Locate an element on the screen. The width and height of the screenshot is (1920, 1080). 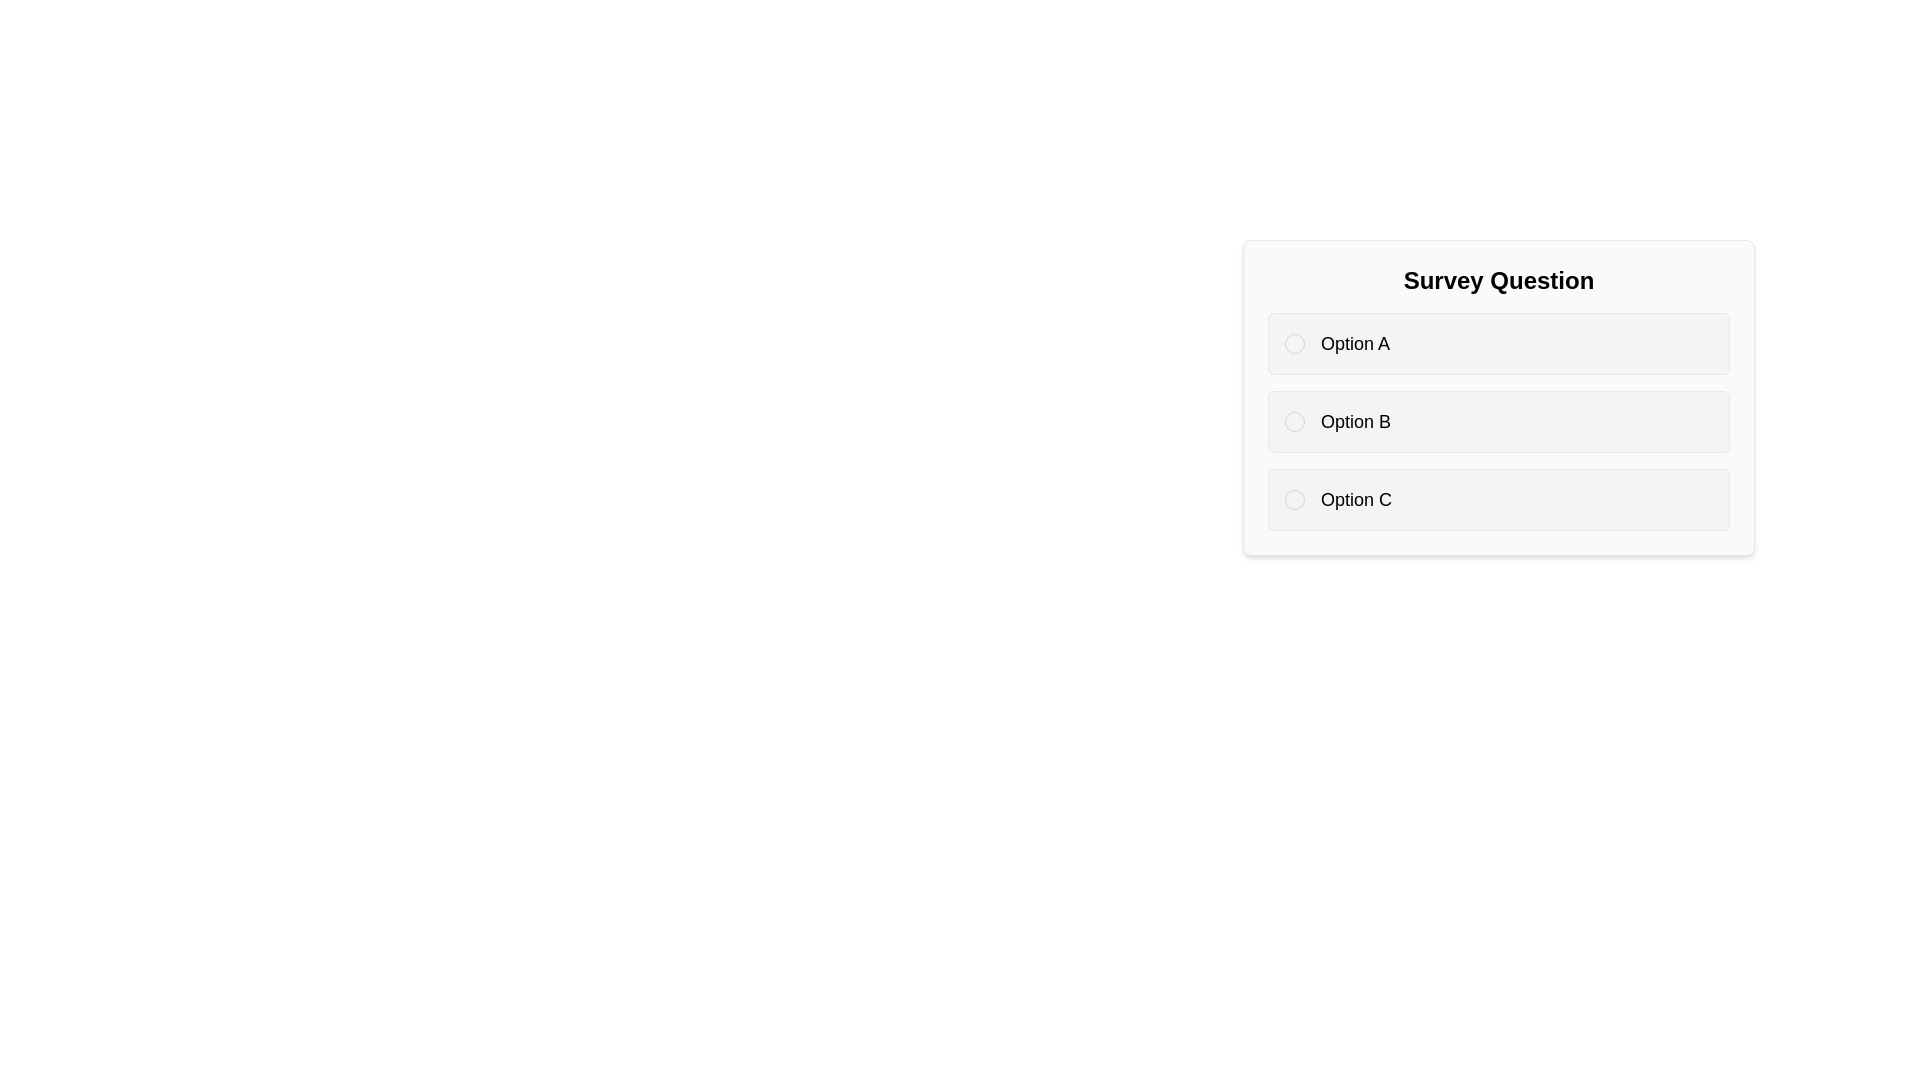
text content of the textual label for 'Option B', which is the second selectable option in the survey choice list, located to the right of the circular option selector is located at coordinates (1356, 420).